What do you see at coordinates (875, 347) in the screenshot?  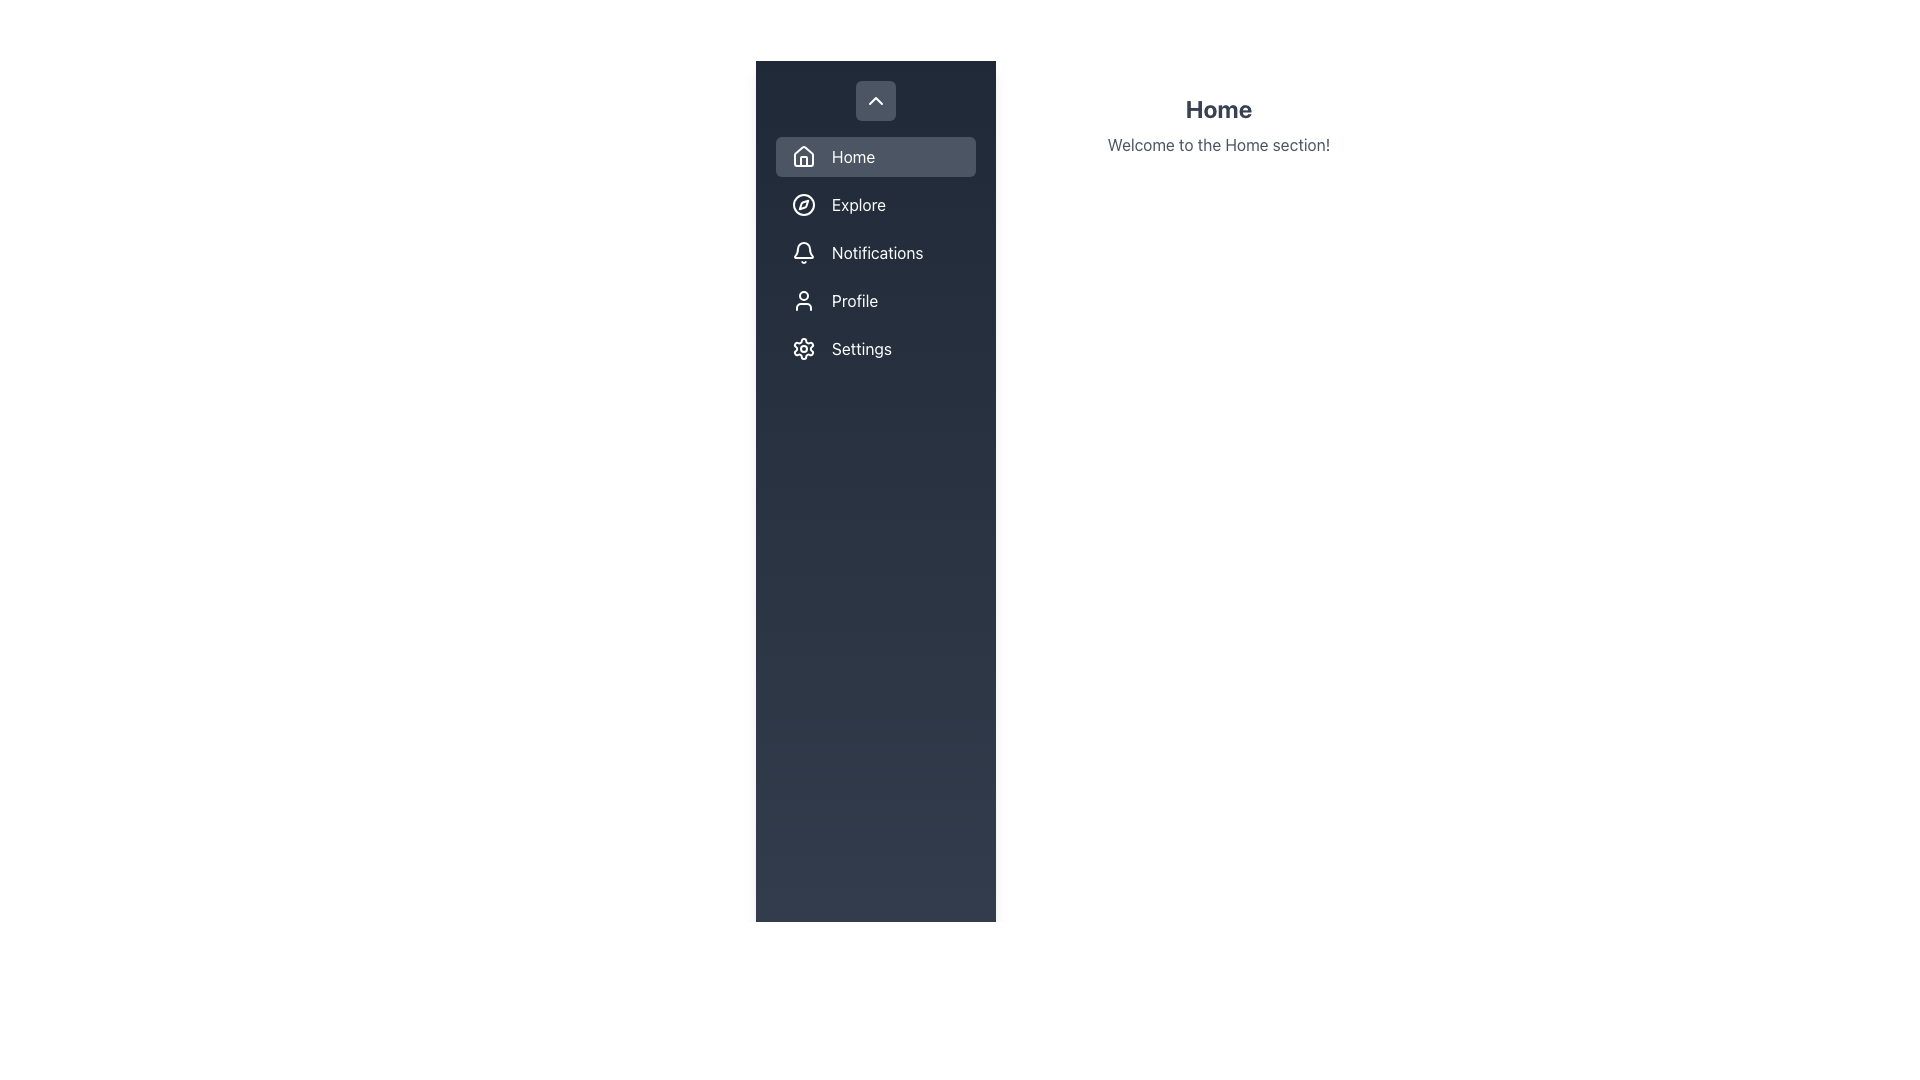 I see `the settings button located at the bottom of the vertical navigation menu` at bounding box center [875, 347].